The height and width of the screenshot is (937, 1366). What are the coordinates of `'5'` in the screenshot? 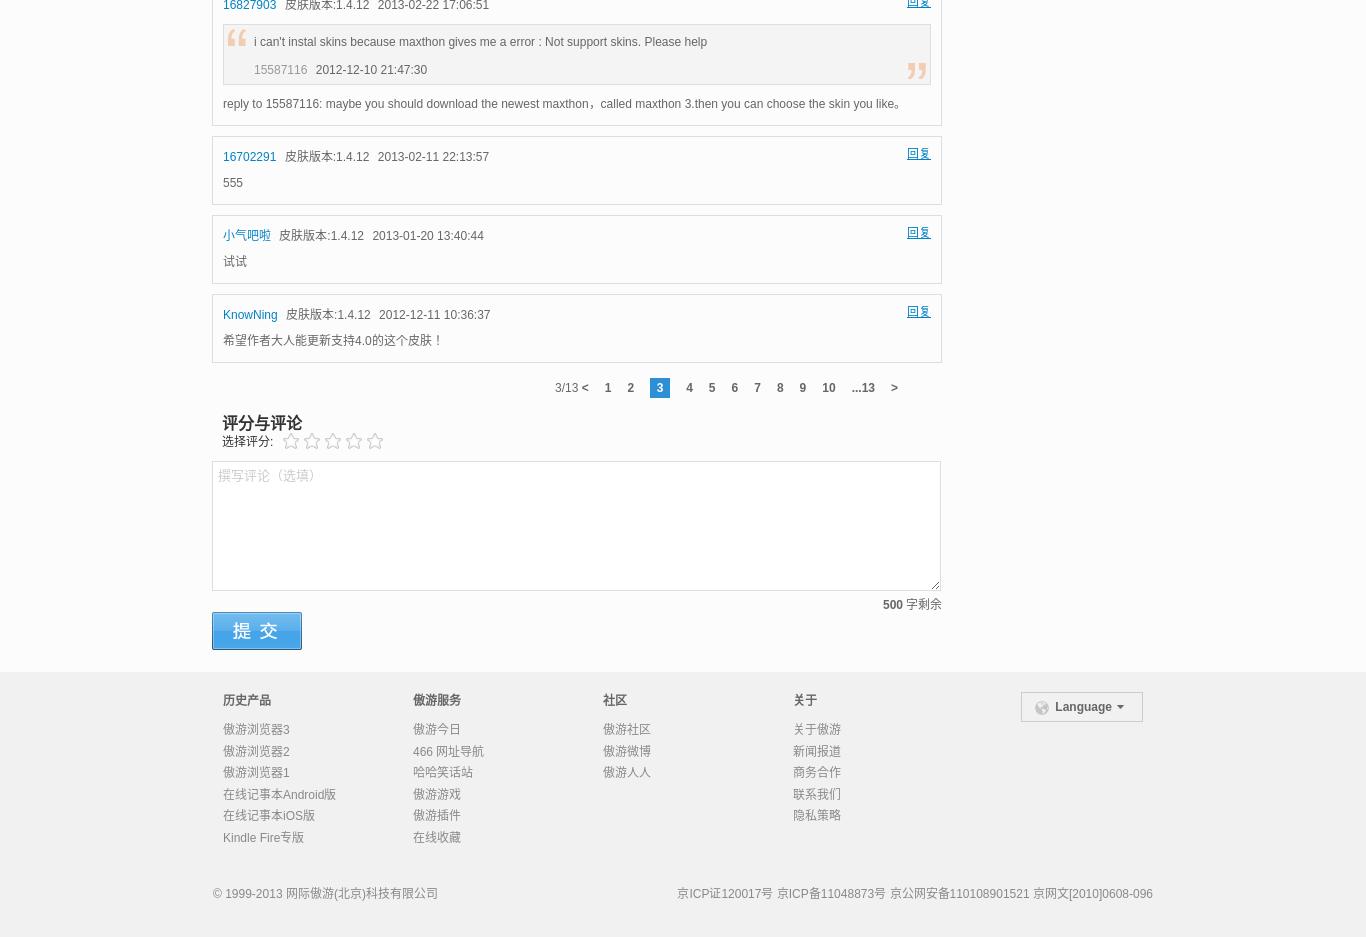 It's located at (707, 385).